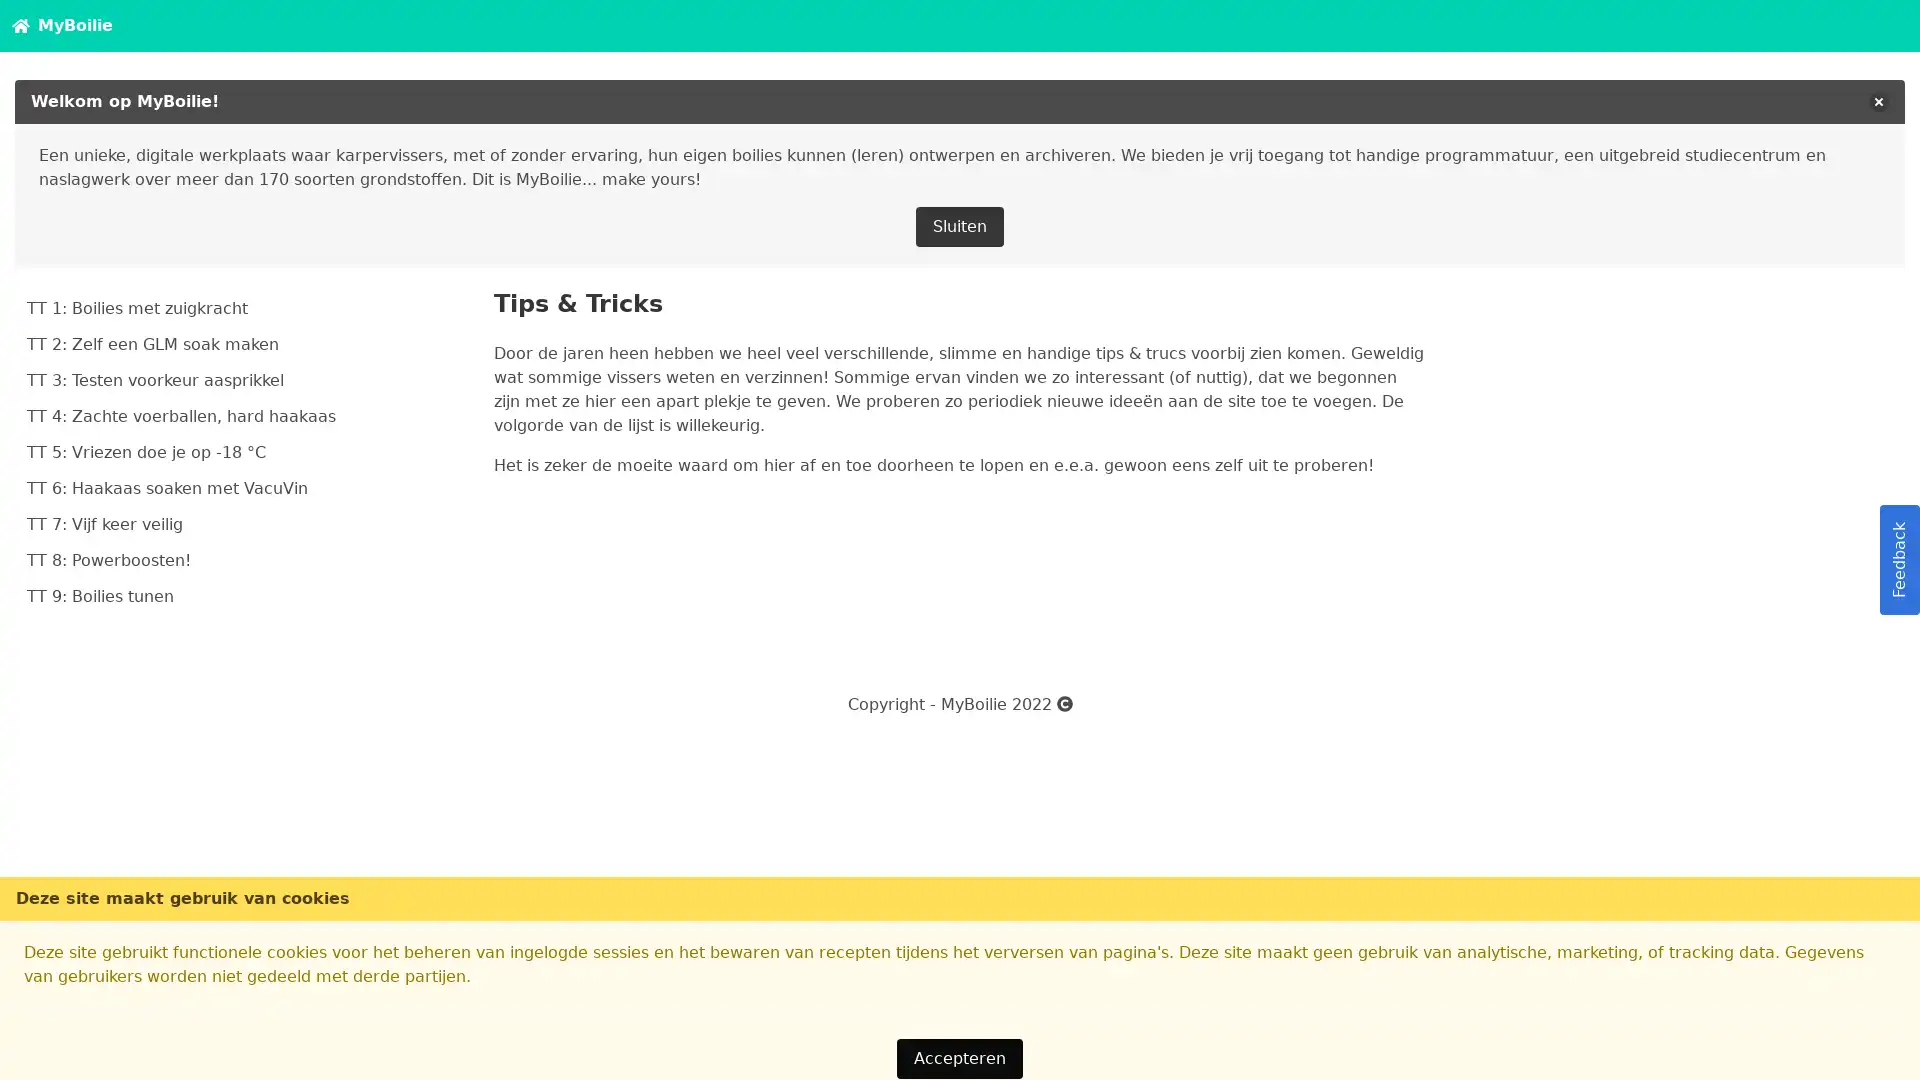 This screenshot has width=1920, height=1080. I want to click on Sluiten, so click(960, 226).